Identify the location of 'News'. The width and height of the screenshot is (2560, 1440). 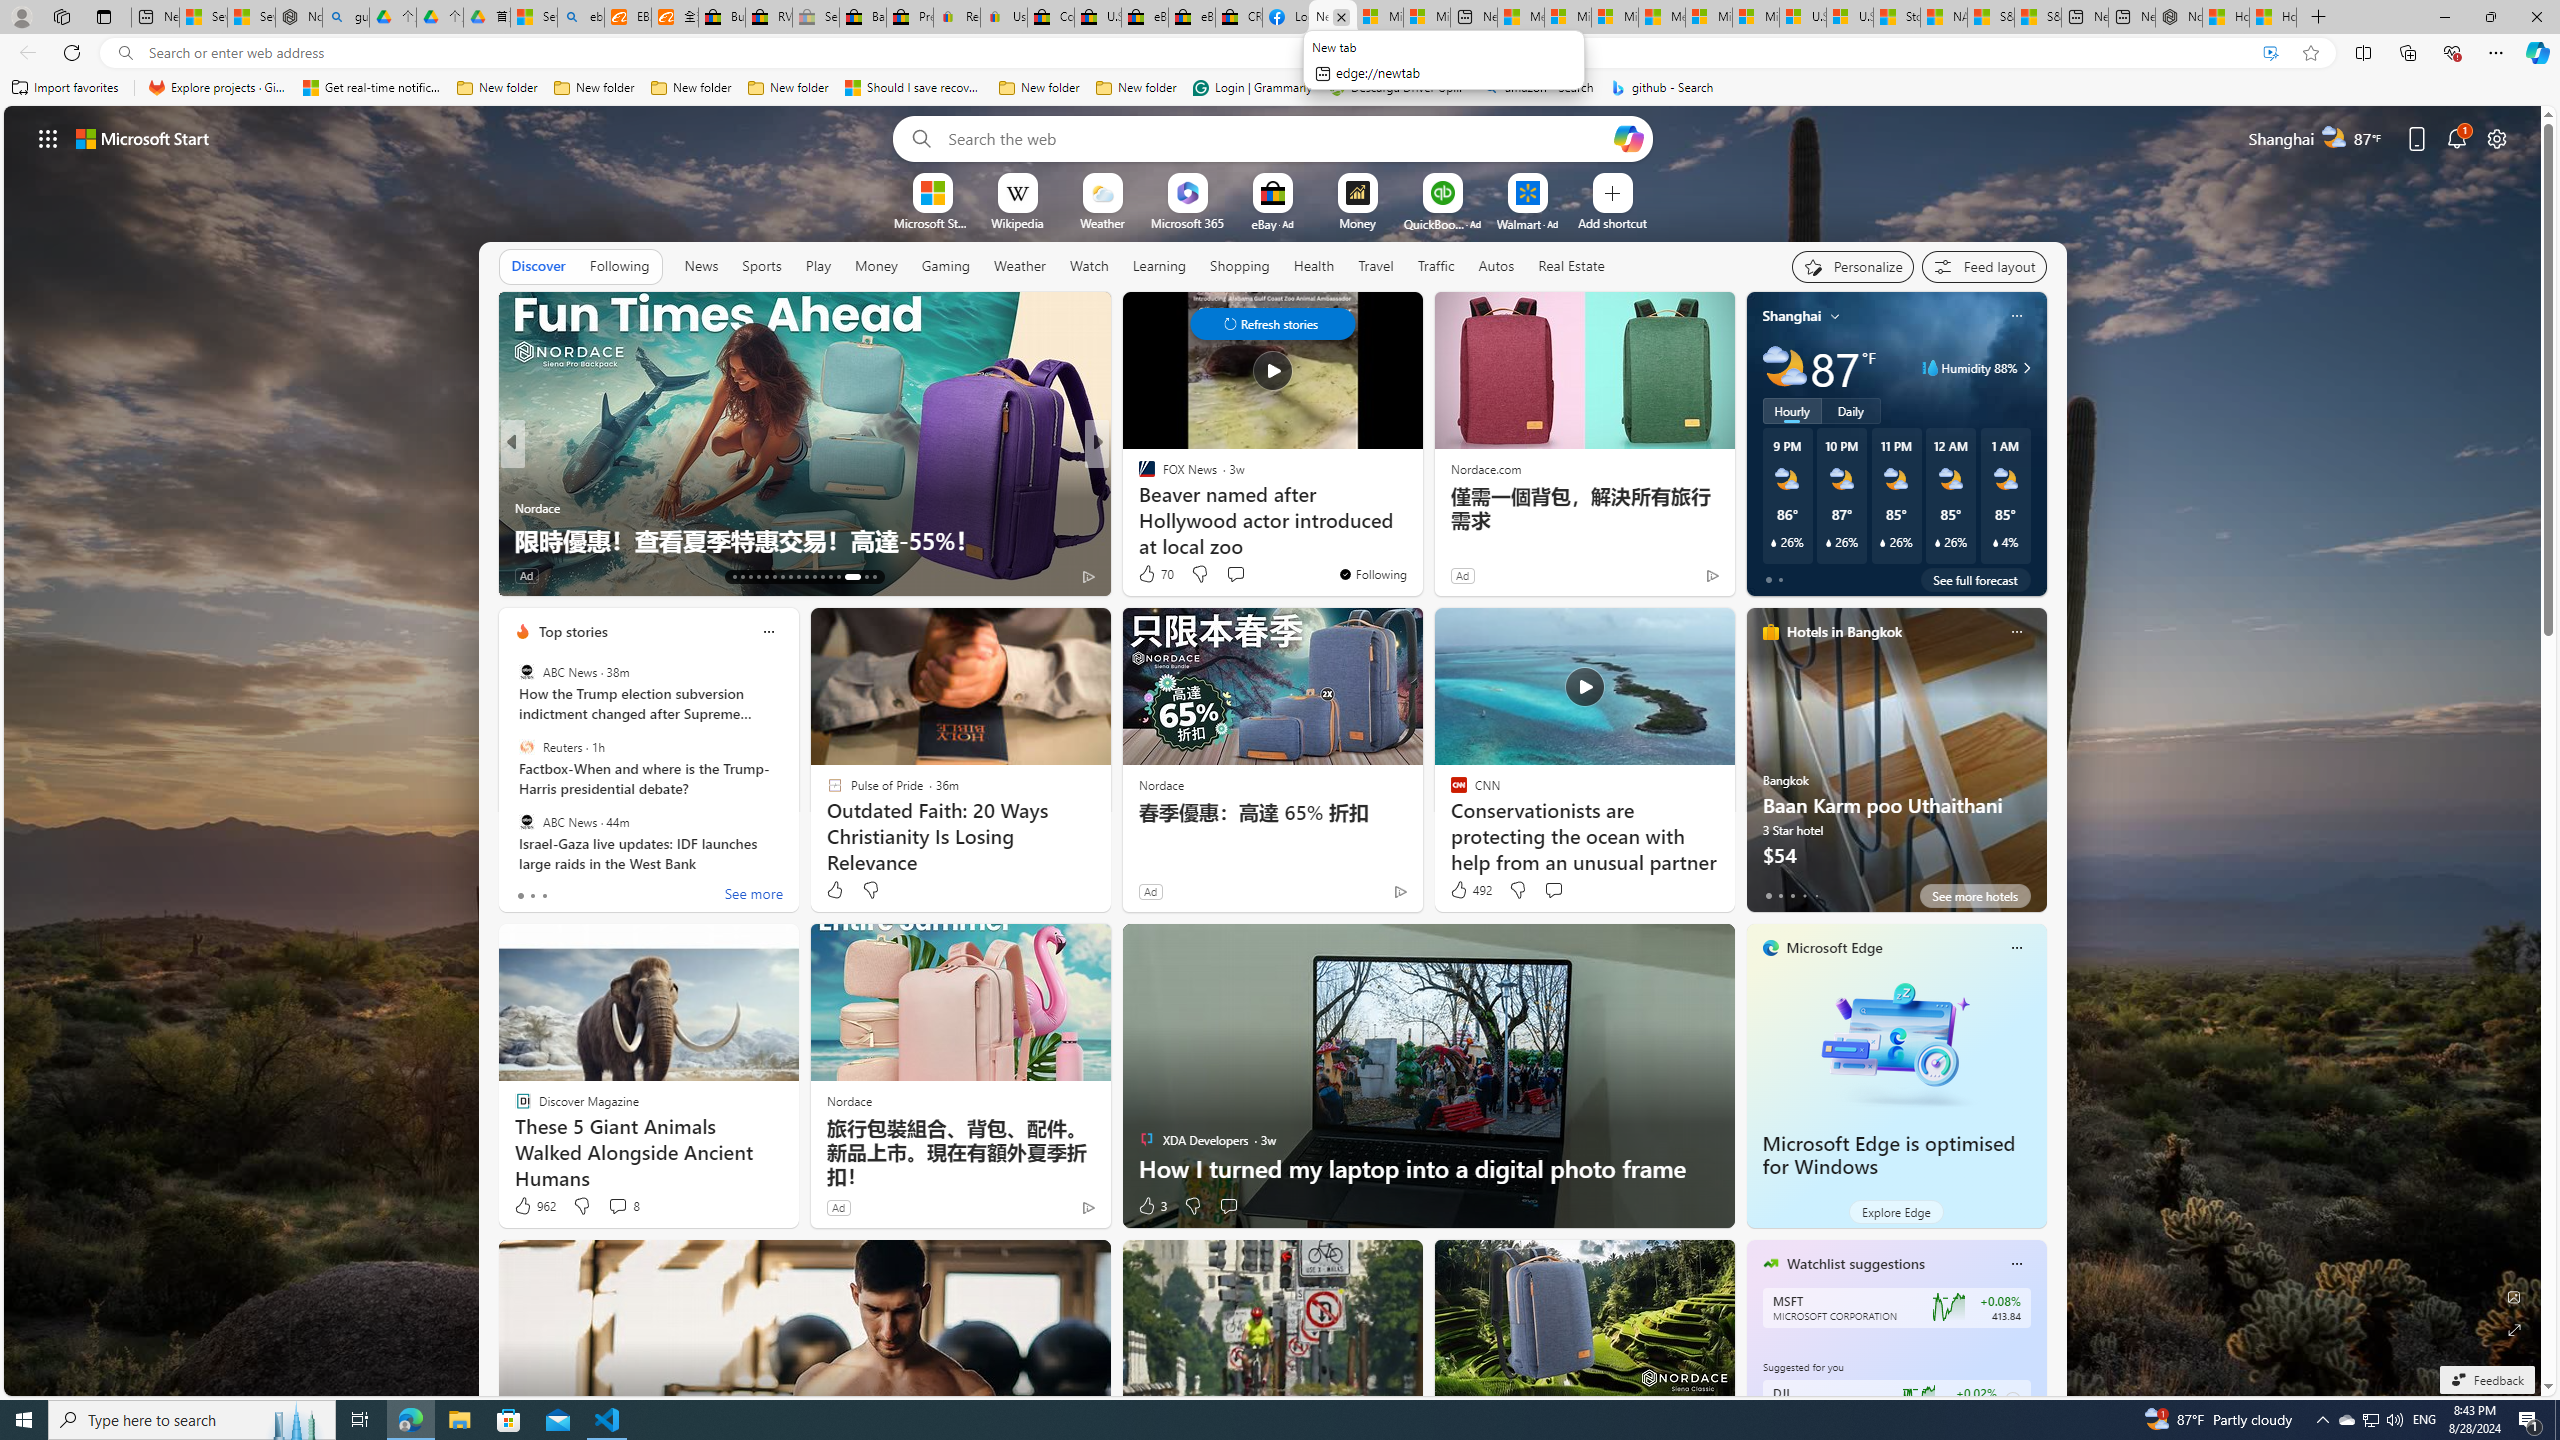
(701, 264).